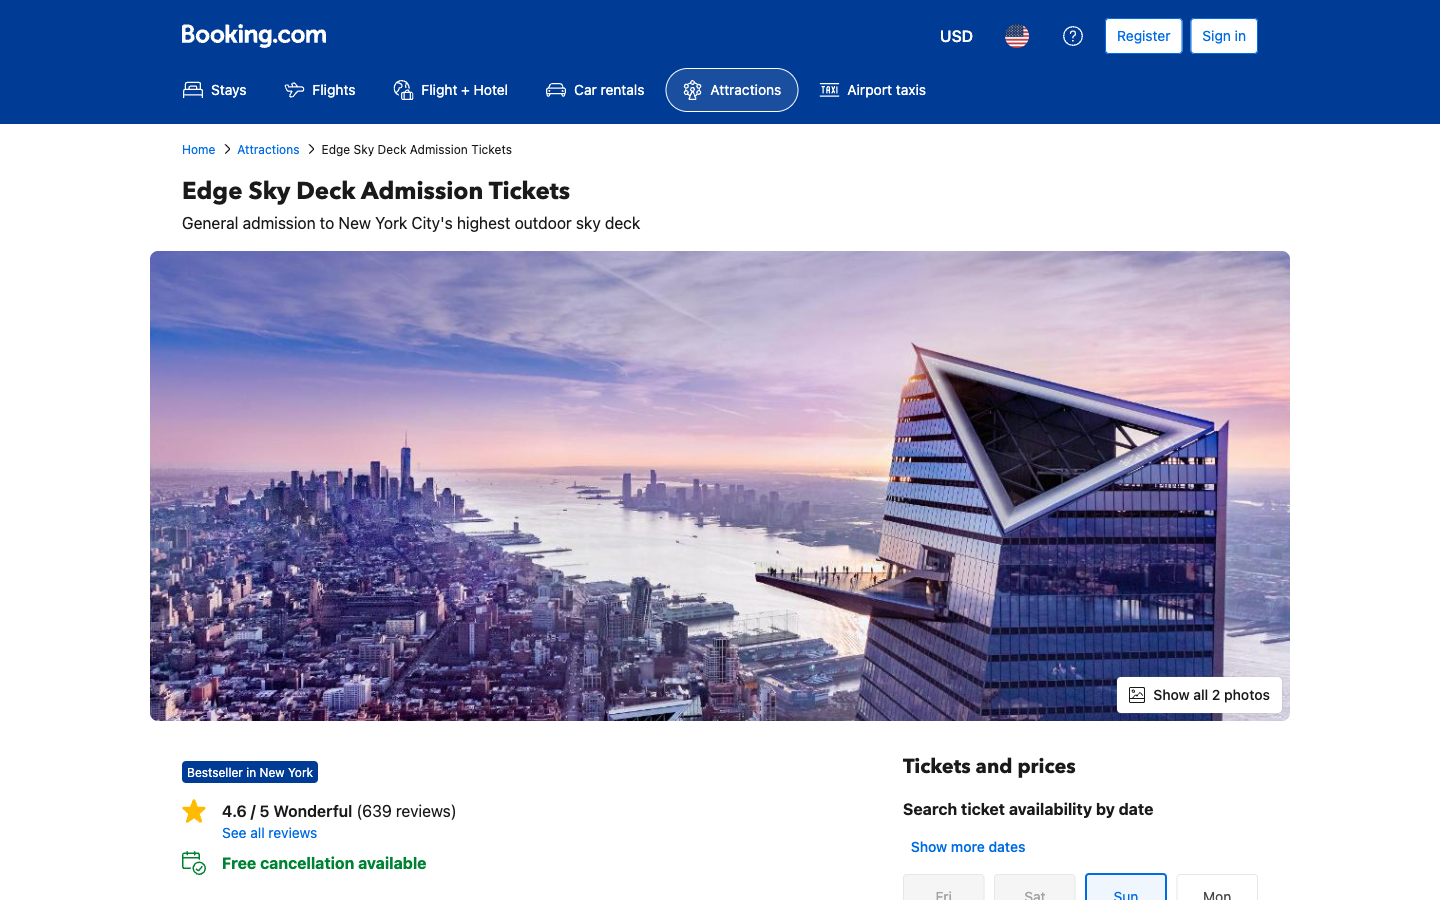 The height and width of the screenshot is (900, 1440). What do you see at coordinates (871, 89) in the screenshot?
I see `taxi services for airports` at bounding box center [871, 89].